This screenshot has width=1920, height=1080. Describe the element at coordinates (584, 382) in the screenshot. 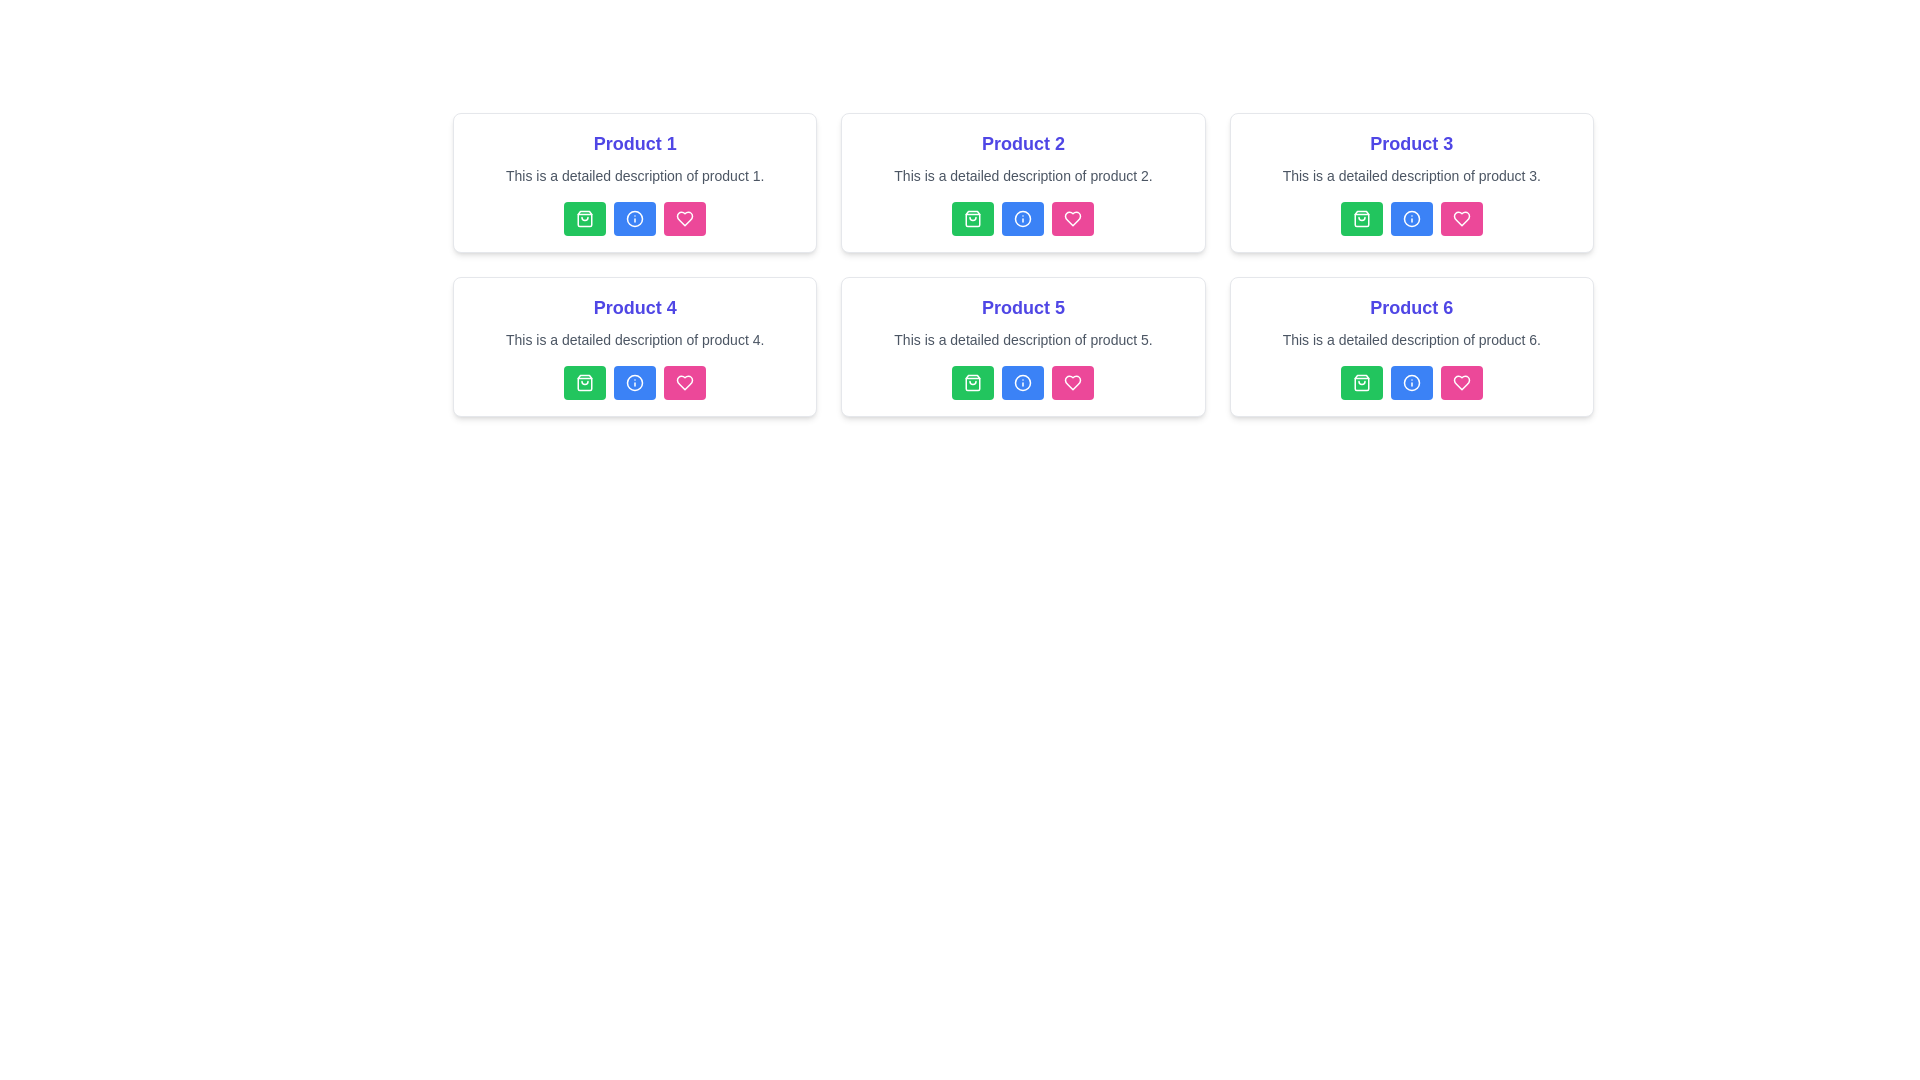

I see `the 'Add to Cart' button located under the 'Product 4' section, which is the first button in the second row of the grid layout to change its appearance` at that location.